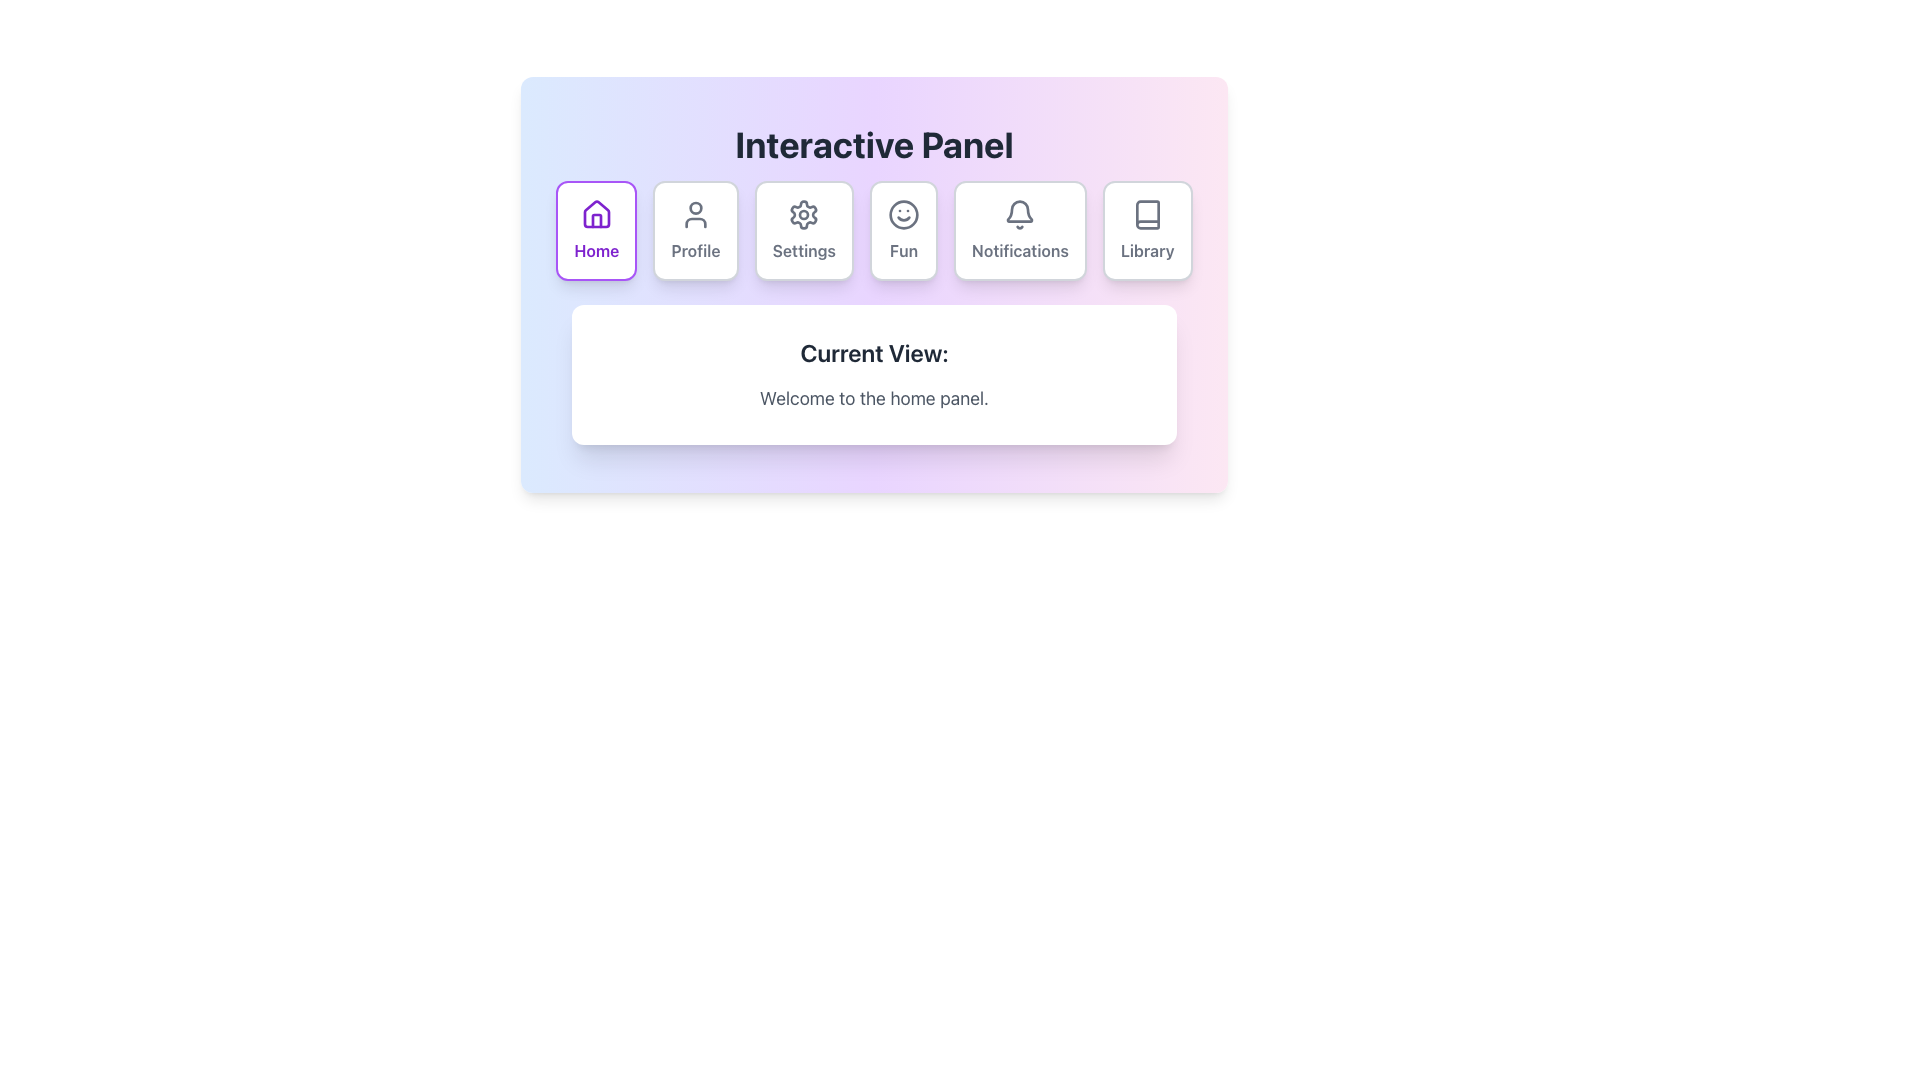 This screenshot has width=1920, height=1080. What do you see at coordinates (874, 398) in the screenshot?
I see `the text label displaying 'Welcome to the home panel.' which is positioned below 'Current View:' in a larger light gray font` at bounding box center [874, 398].